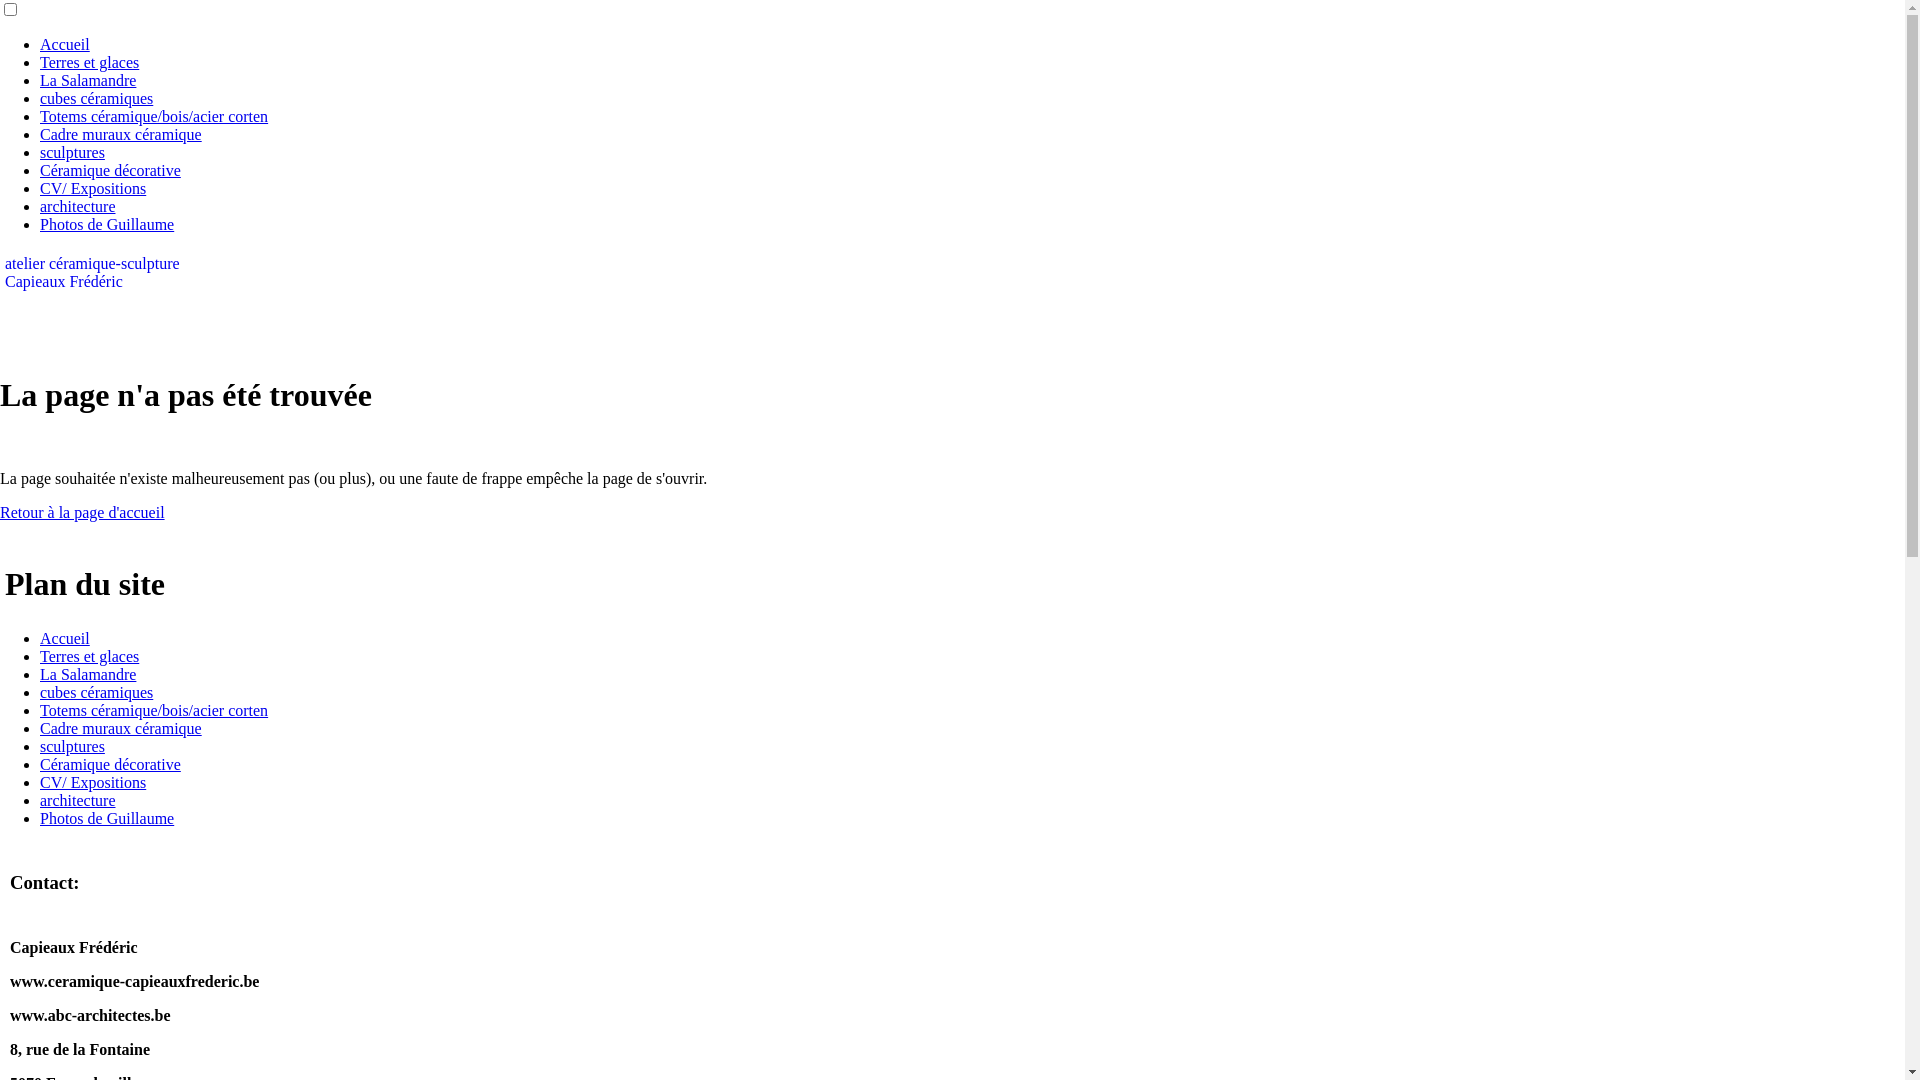 The height and width of the screenshot is (1080, 1920). I want to click on 'La Salamandre', so click(86, 79).